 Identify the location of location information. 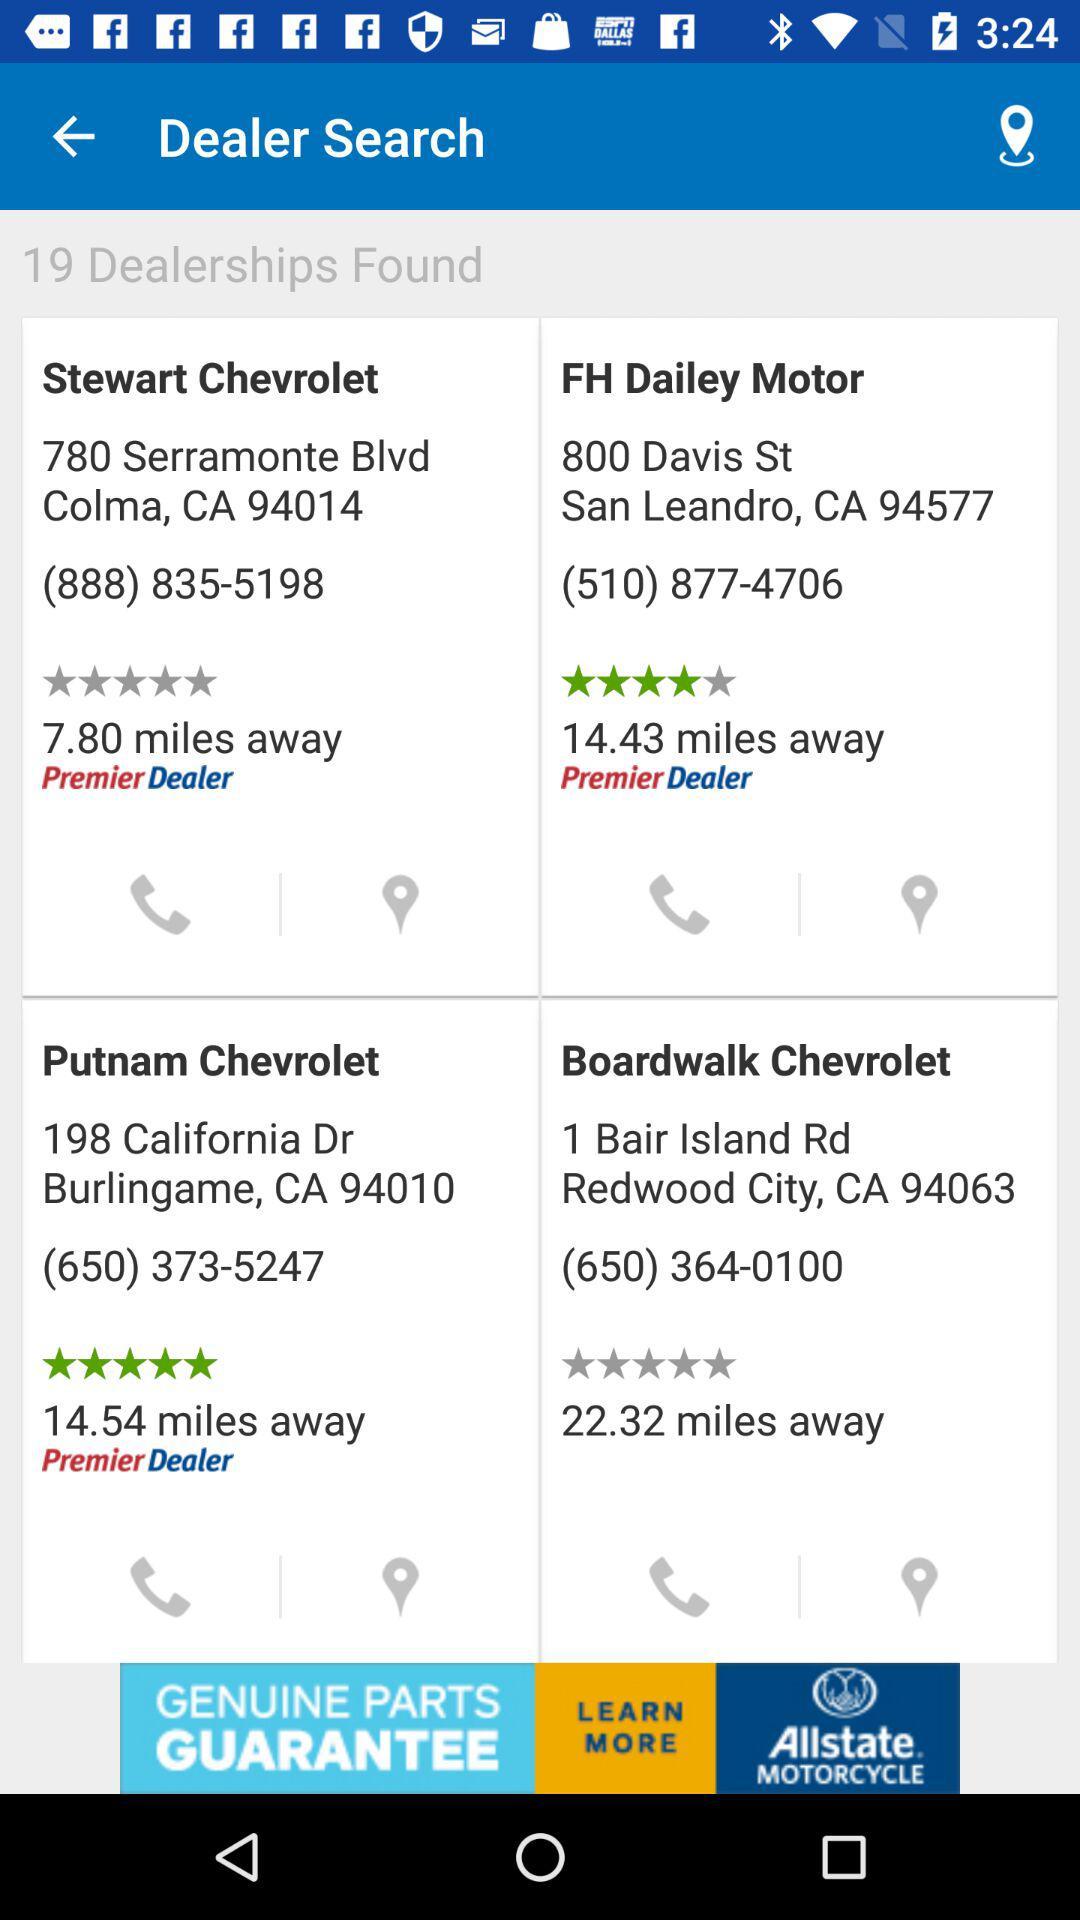
(919, 903).